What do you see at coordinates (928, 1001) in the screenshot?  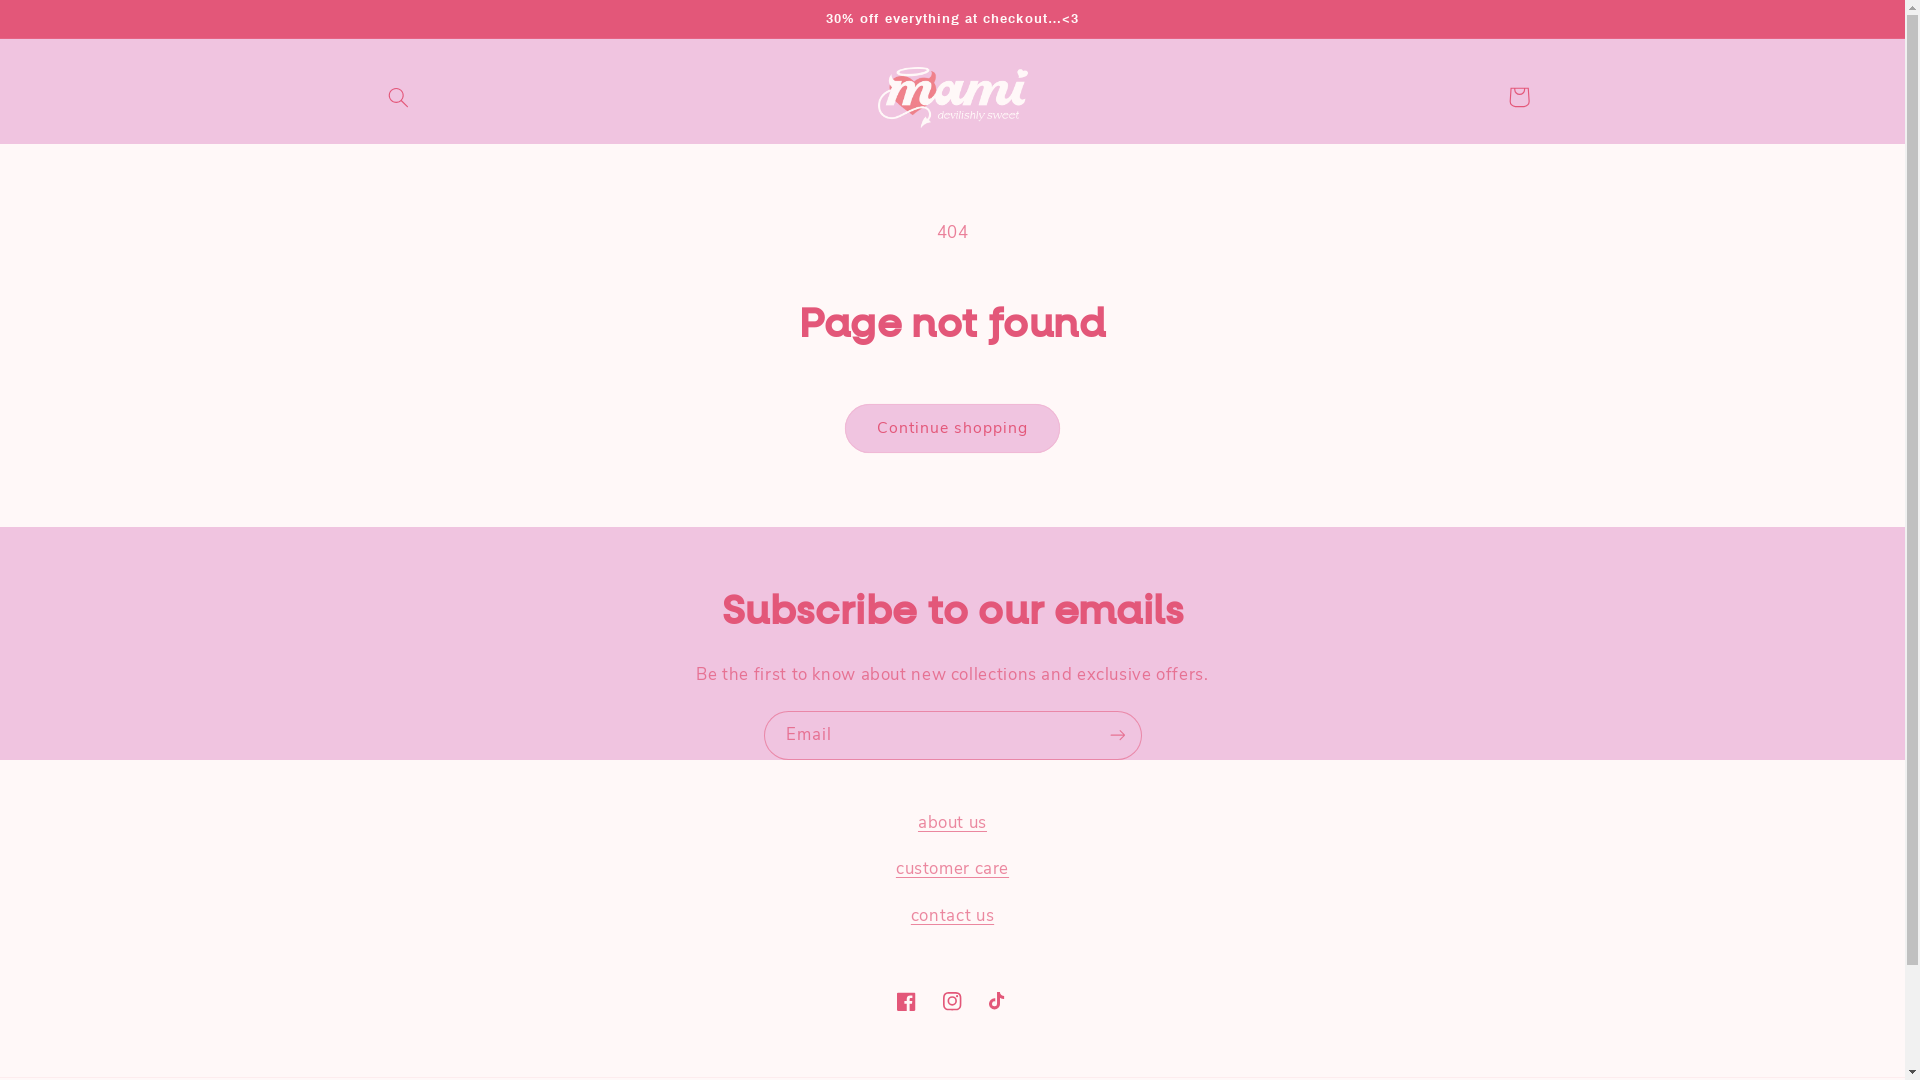 I see `'Instagram'` at bounding box center [928, 1001].